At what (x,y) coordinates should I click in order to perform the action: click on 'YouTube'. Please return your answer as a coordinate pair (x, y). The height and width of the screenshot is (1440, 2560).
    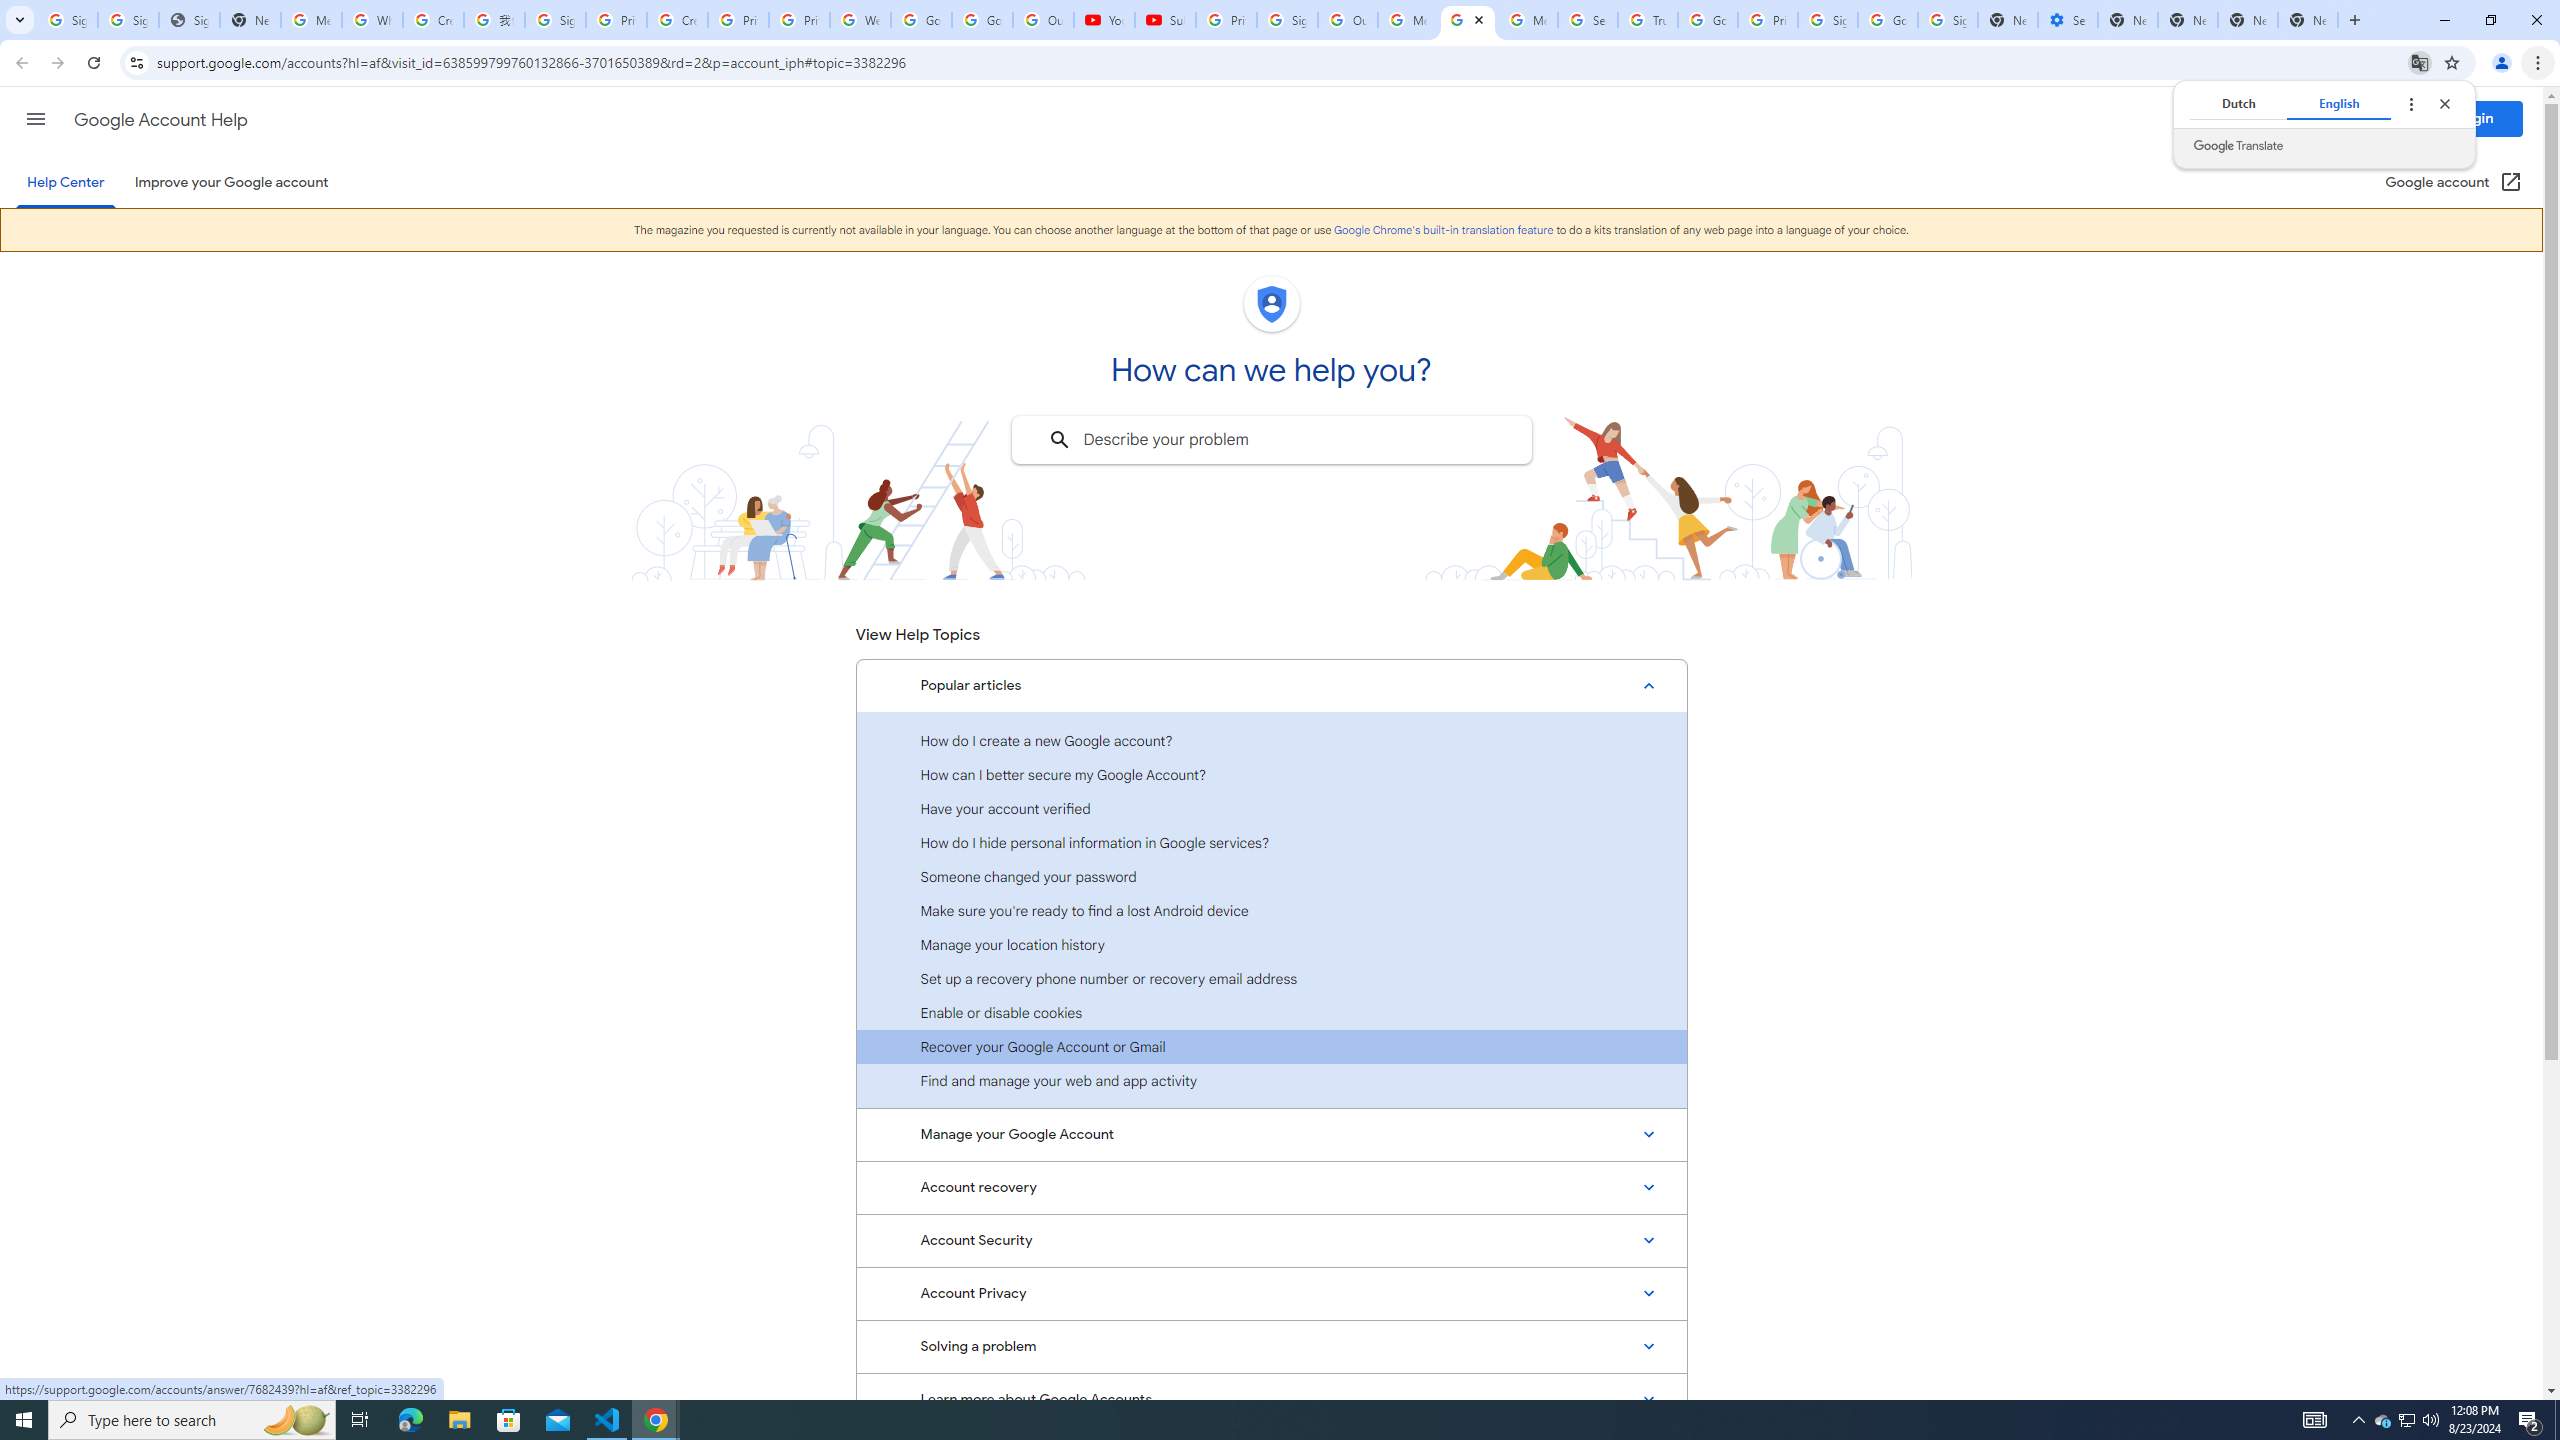
    Looking at the image, I should click on (1104, 19).